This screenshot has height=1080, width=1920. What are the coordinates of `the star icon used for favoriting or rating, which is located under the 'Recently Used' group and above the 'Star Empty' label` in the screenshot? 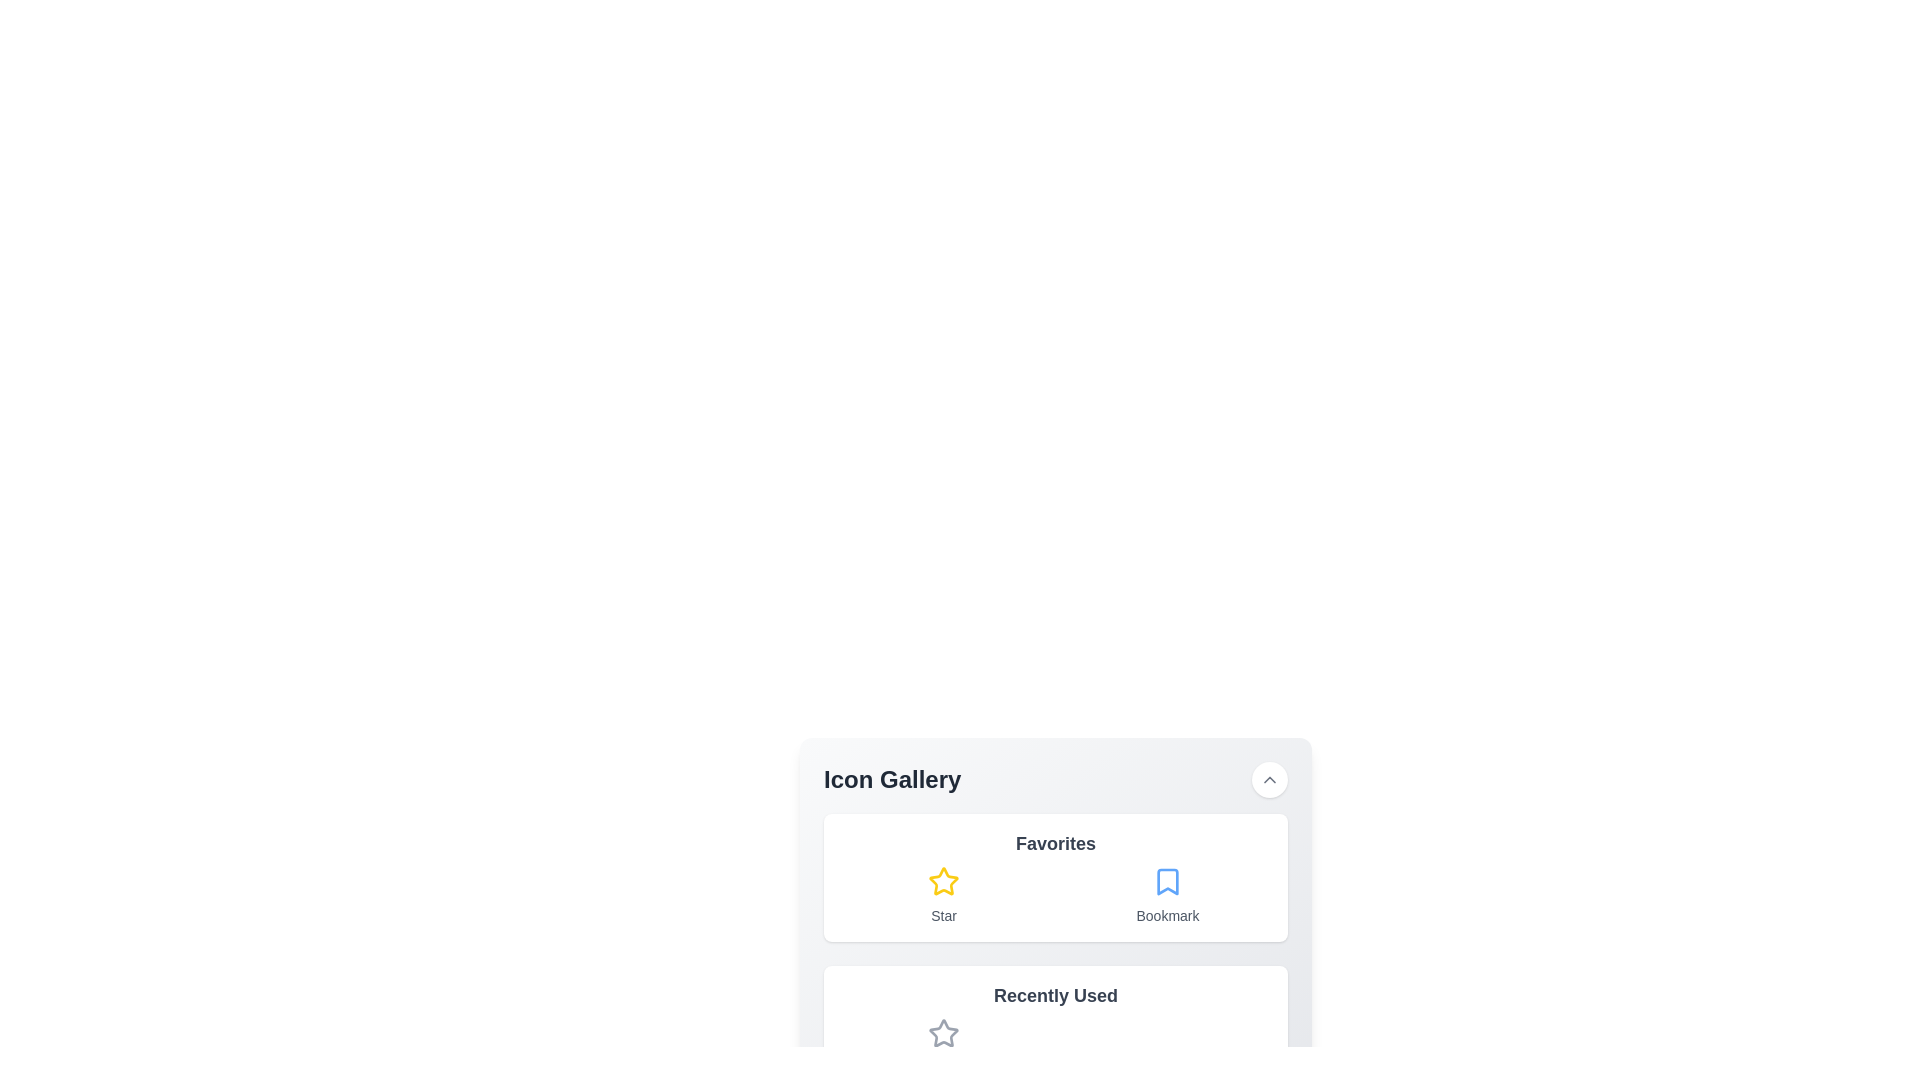 It's located at (943, 1033).